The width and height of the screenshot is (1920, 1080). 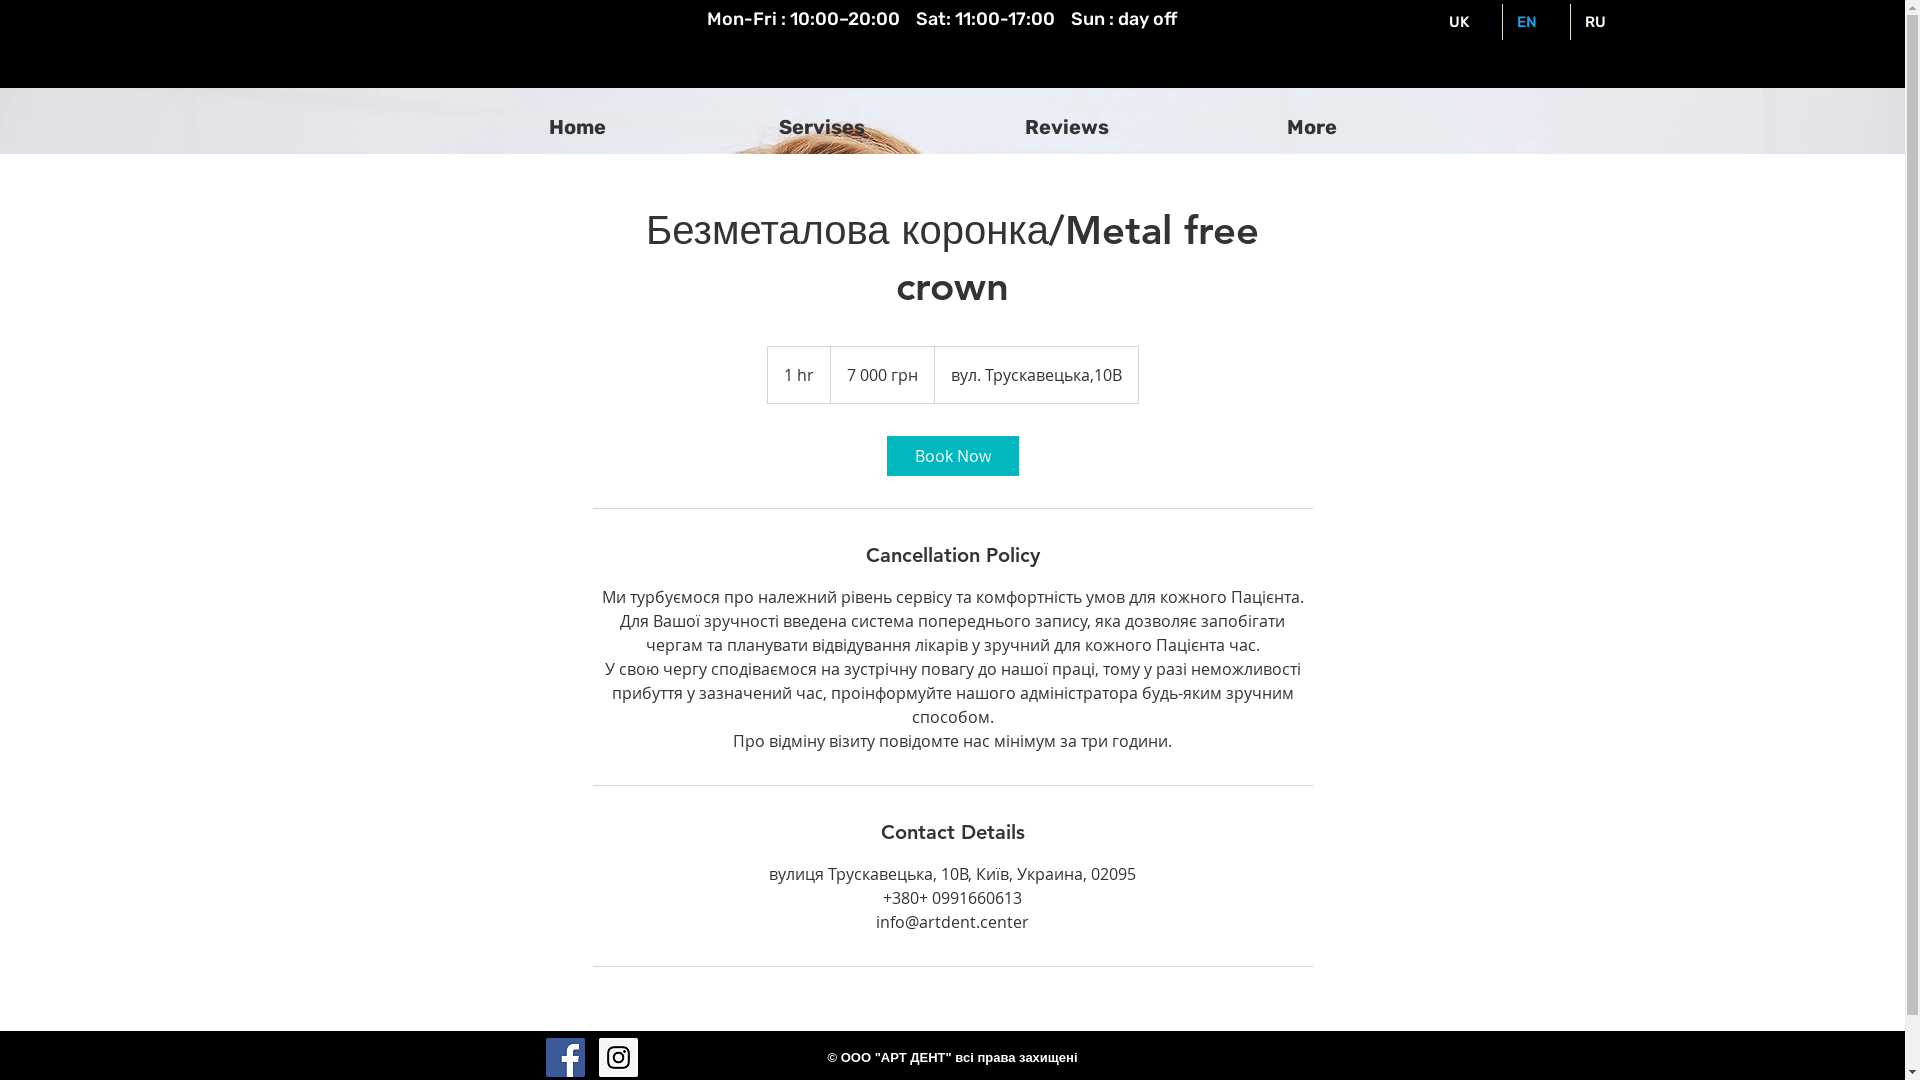 I want to click on 'Book Now', so click(x=950, y=455).